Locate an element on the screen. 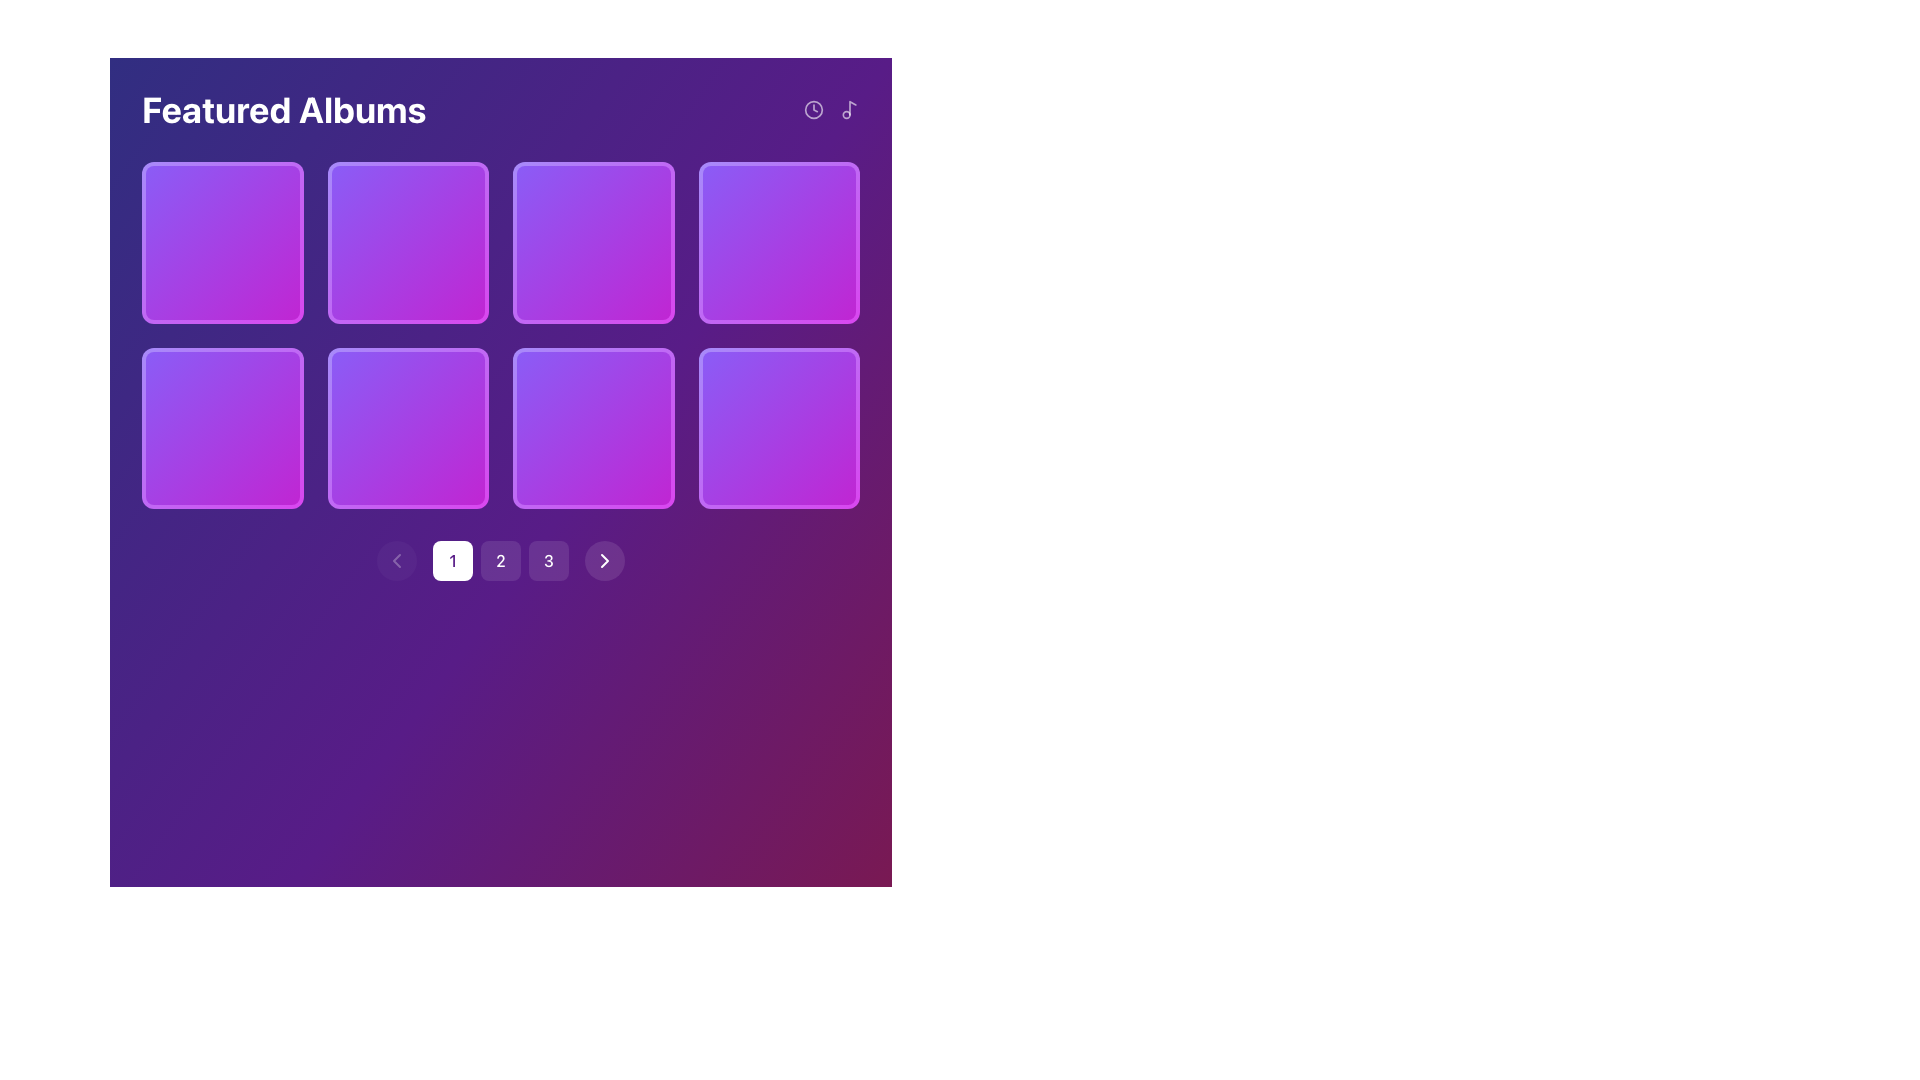 The width and height of the screenshot is (1920, 1080). the musical note icon located in the top-right corner of the interface, which is the second icon to the right of the clock icon is located at coordinates (849, 110).